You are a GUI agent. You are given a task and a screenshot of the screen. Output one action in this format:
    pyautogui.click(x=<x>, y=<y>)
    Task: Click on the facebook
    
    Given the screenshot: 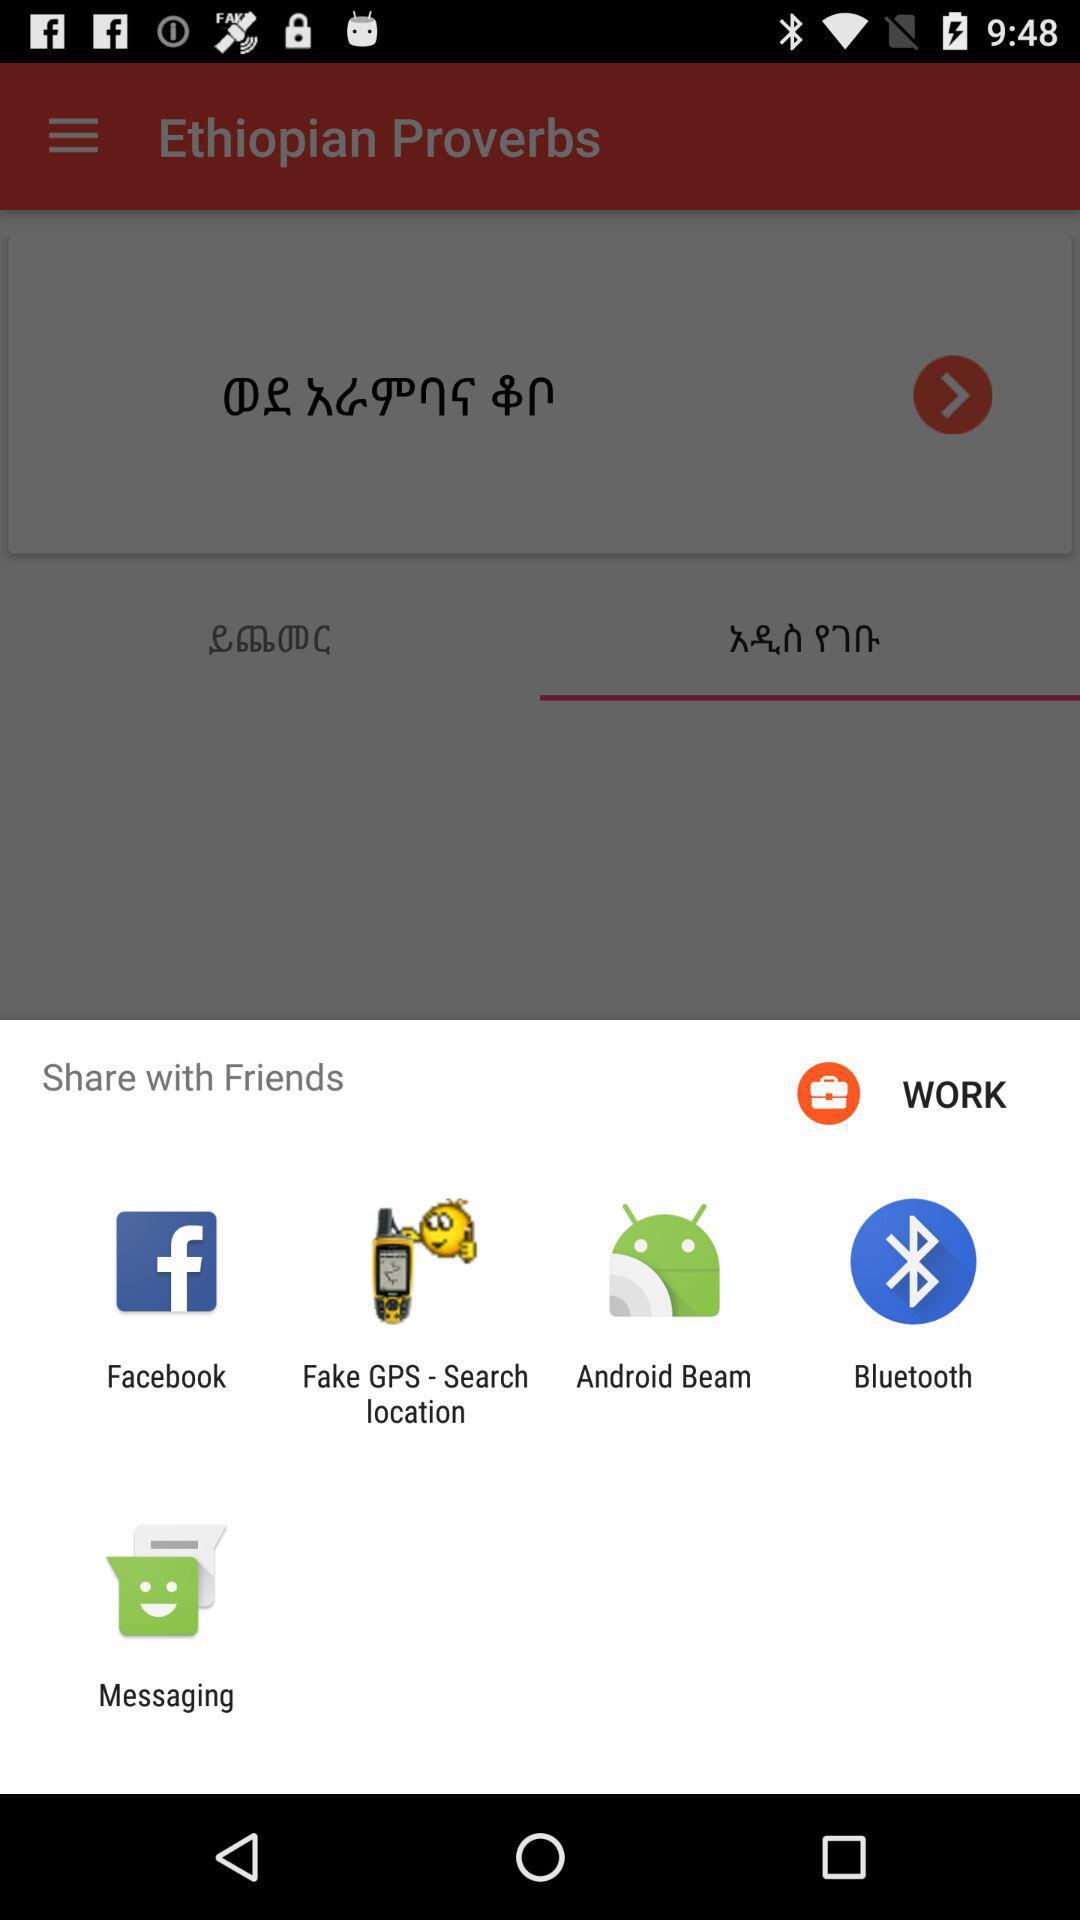 What is the action you would take?
    pyautogui.click(x=165, y=1392)
    